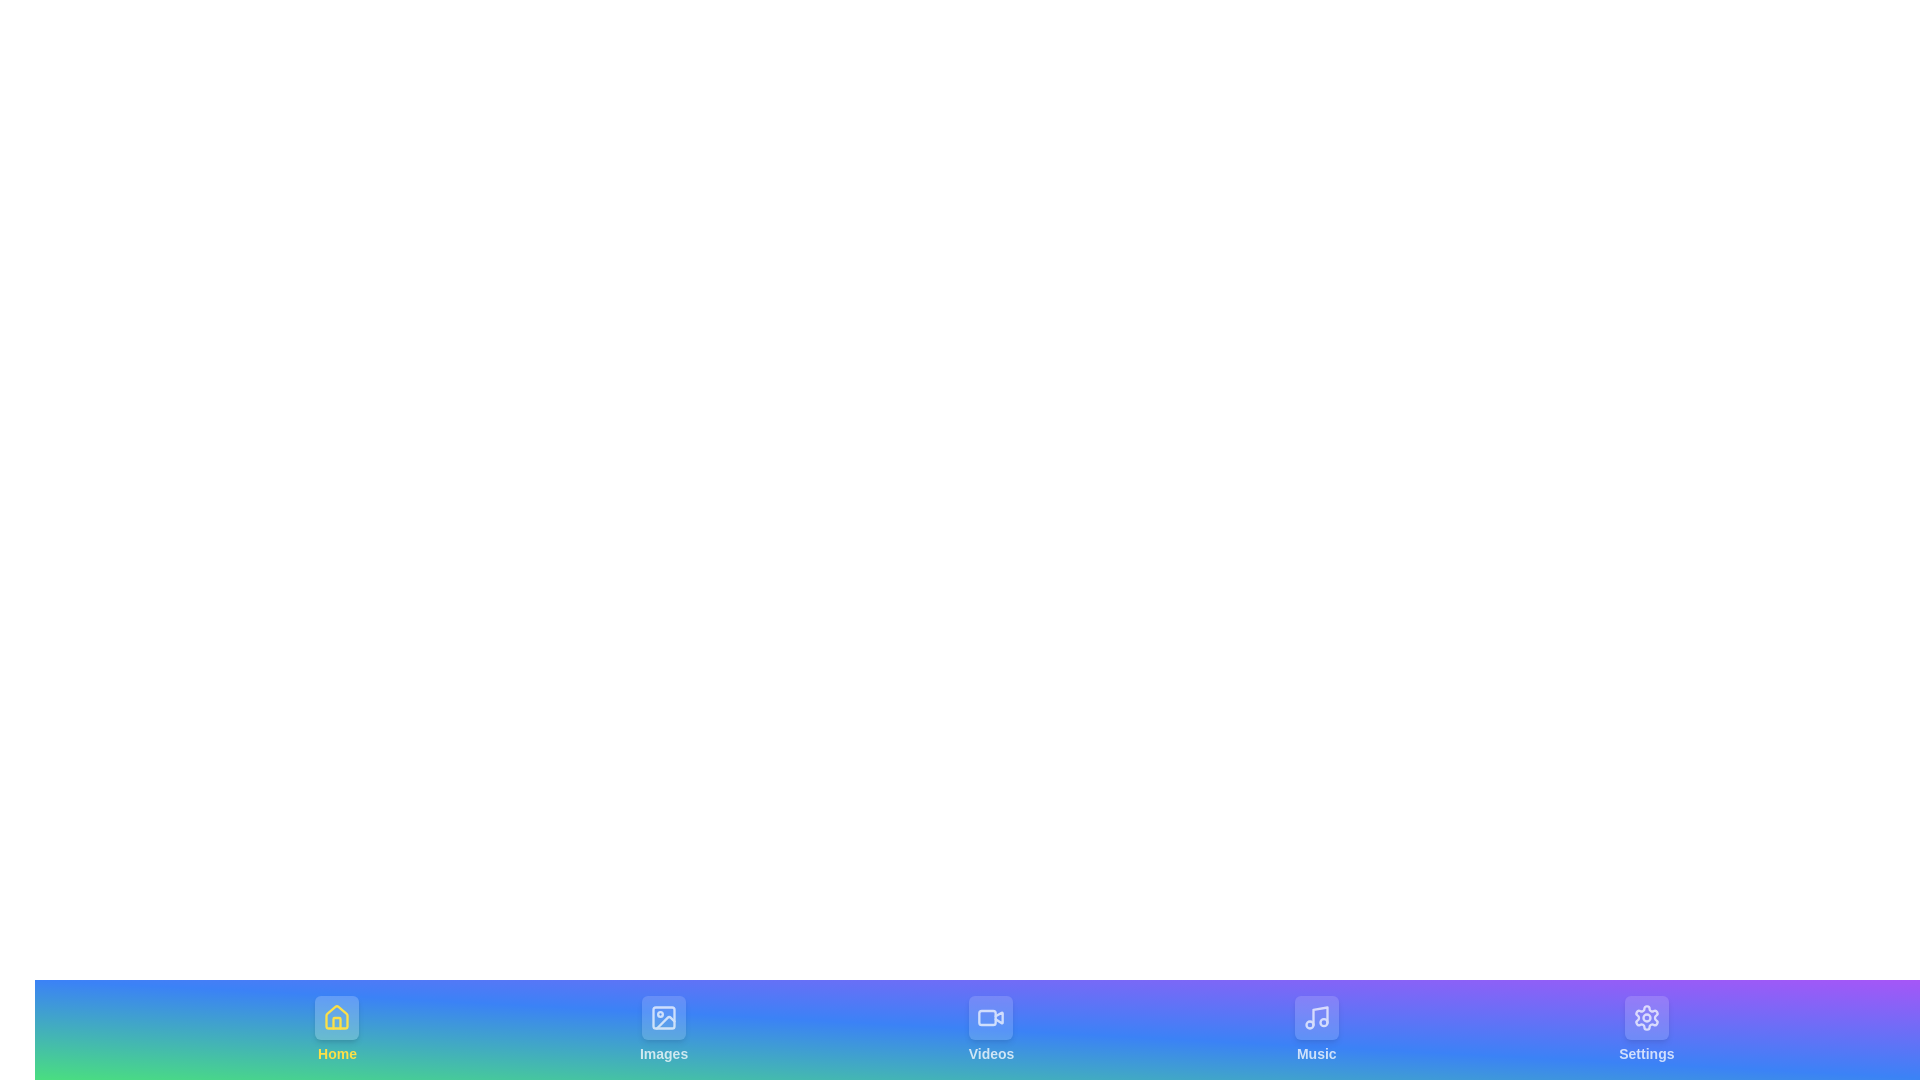 Image resolution: width=1920 pixels, height=1080 pixels. Describe the element at coordinates (337, 1029) in the screenshot. I see `the tab corresponding to Home` at that location.